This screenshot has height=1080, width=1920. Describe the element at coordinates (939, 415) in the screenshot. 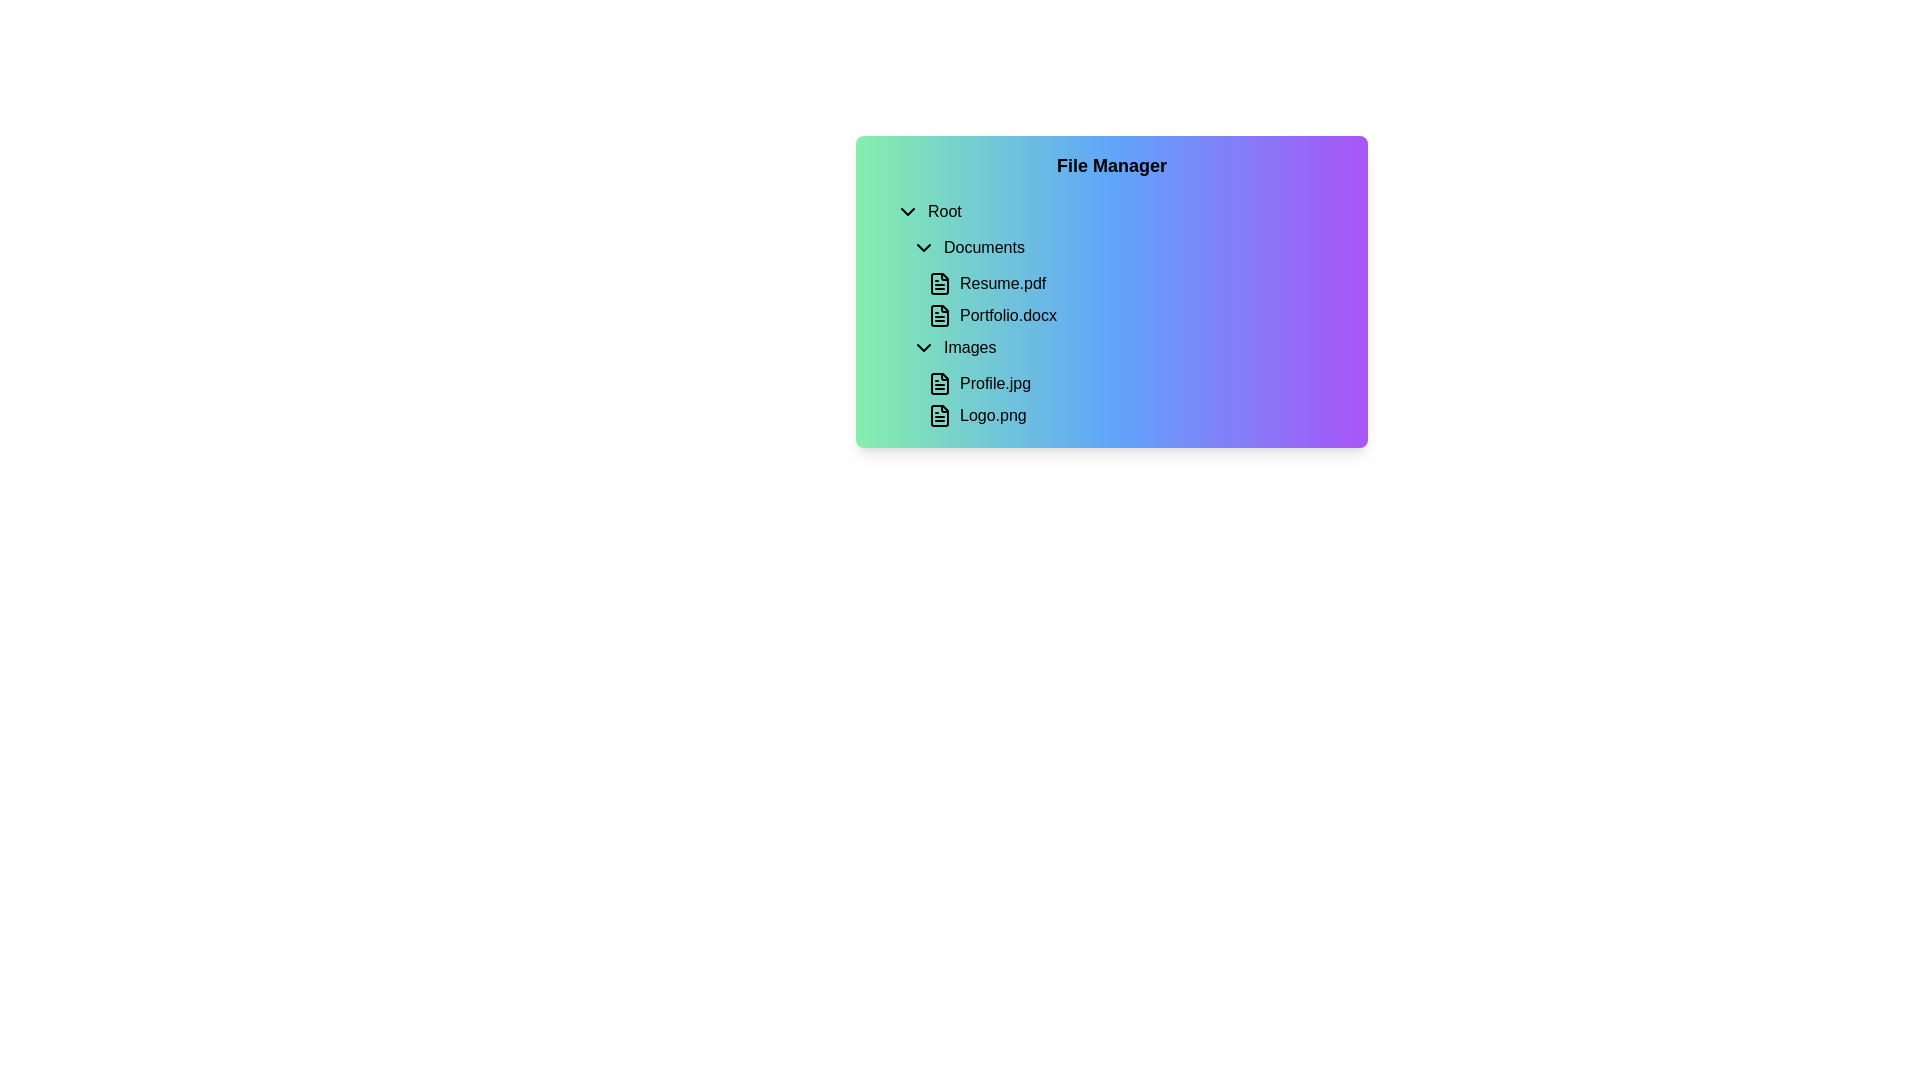

I see `the file icon representing 'Logo.png' located in the 'Images' section, which visually identifies a standard document` at that location.